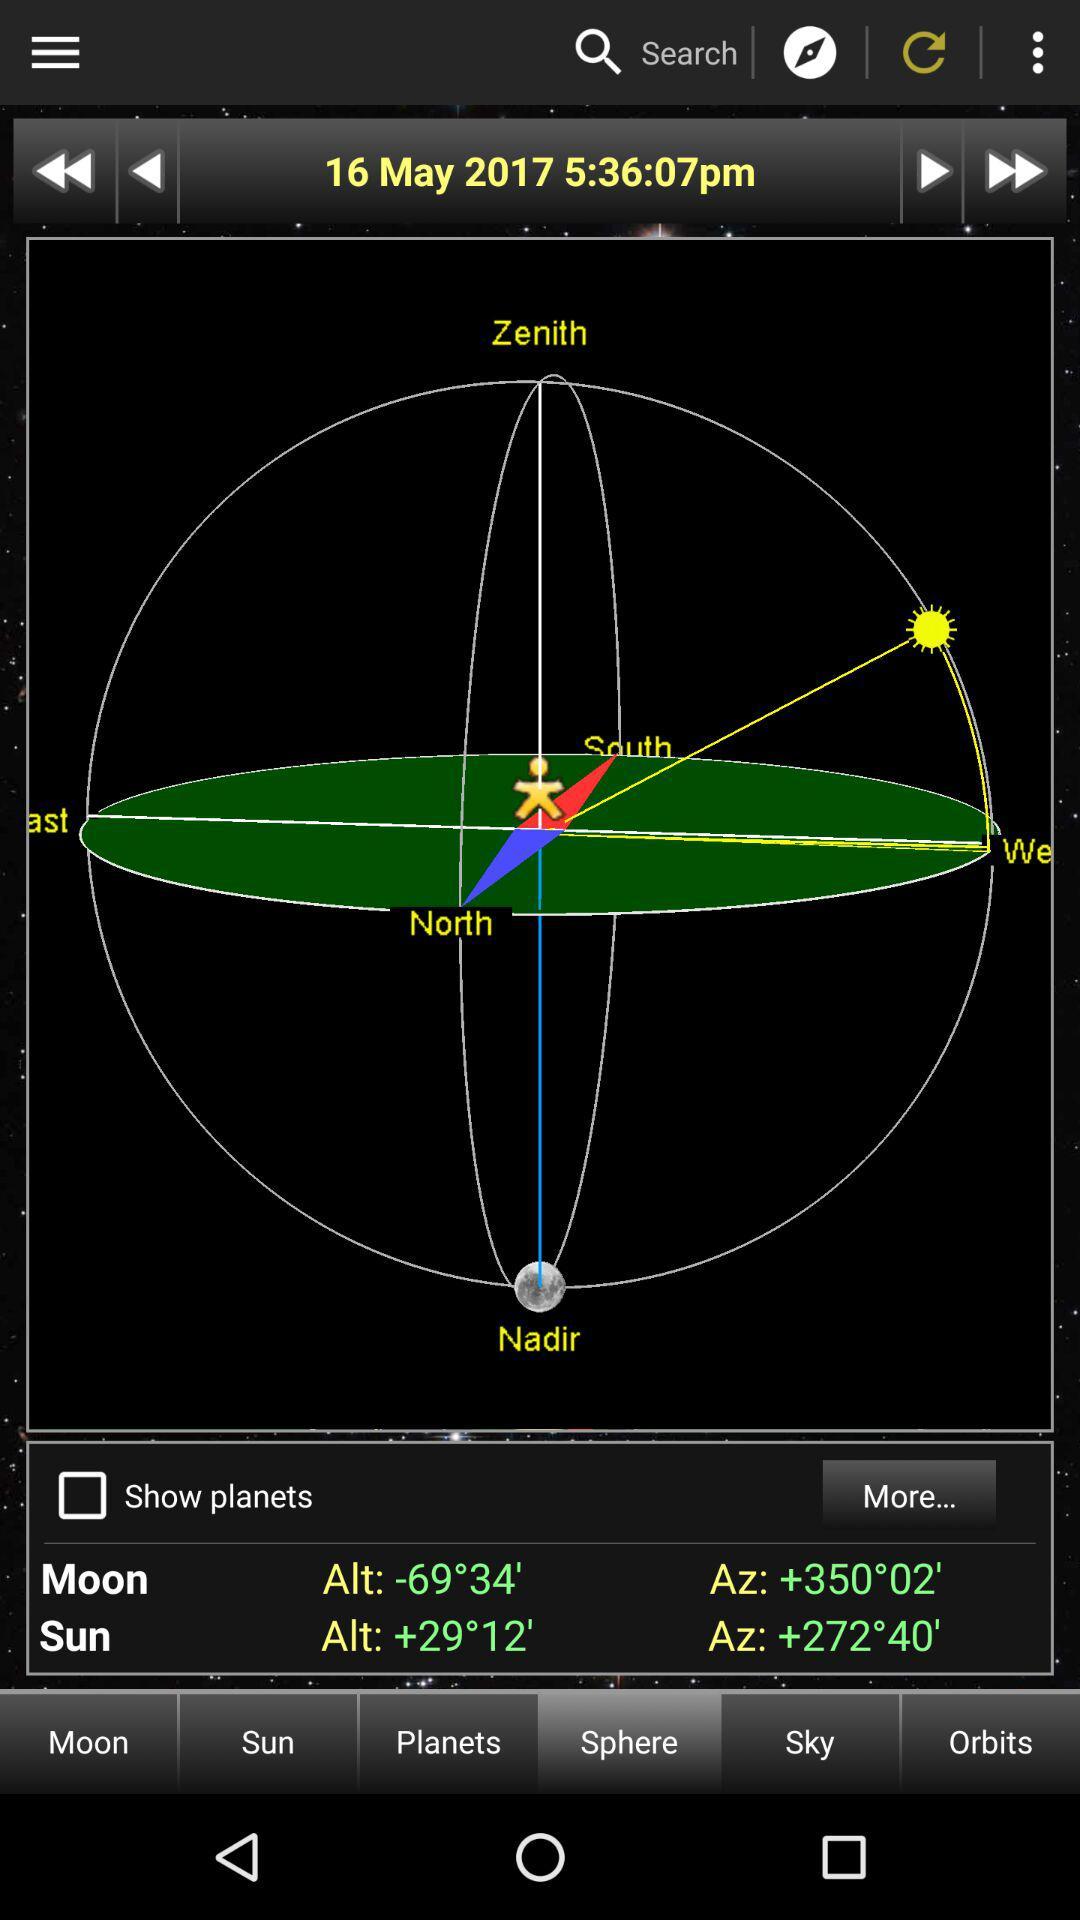  Describe the element at coordinates (631, 171) in the screenshot. I see `the app to the left of the pm item` at that location.